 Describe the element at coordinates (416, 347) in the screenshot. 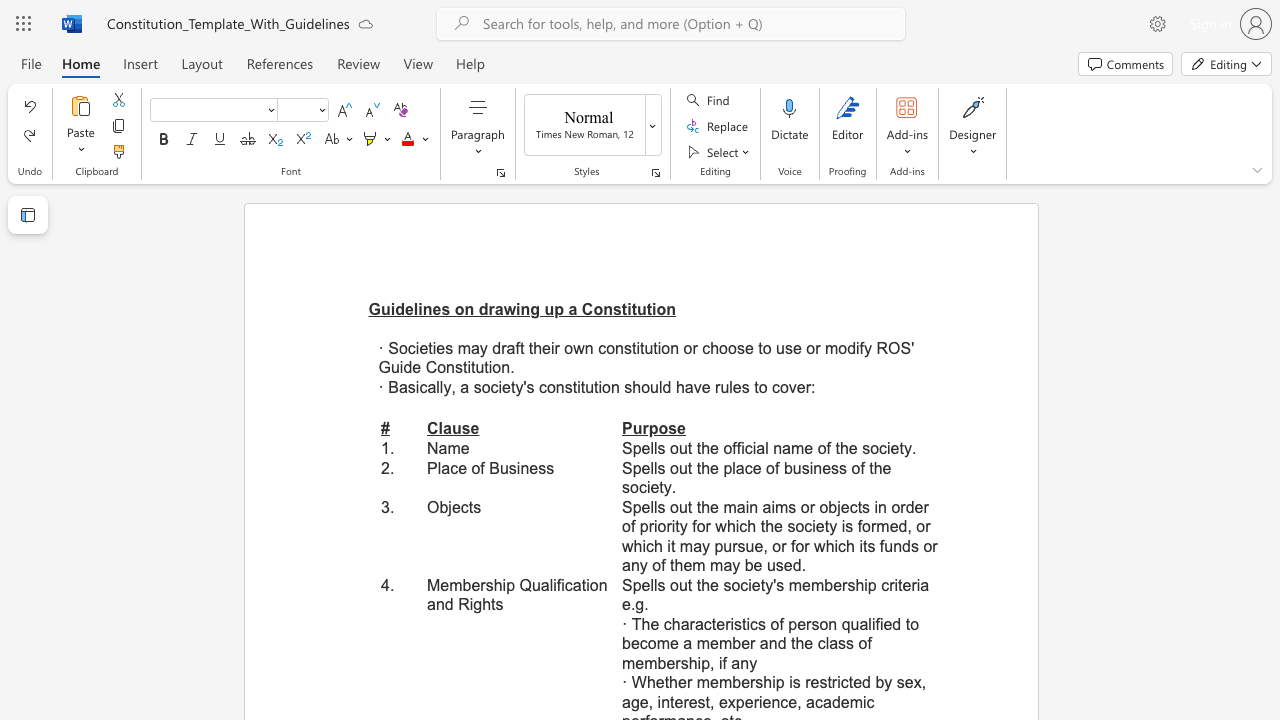

I see `the 1th character "i" in the text` at that location.